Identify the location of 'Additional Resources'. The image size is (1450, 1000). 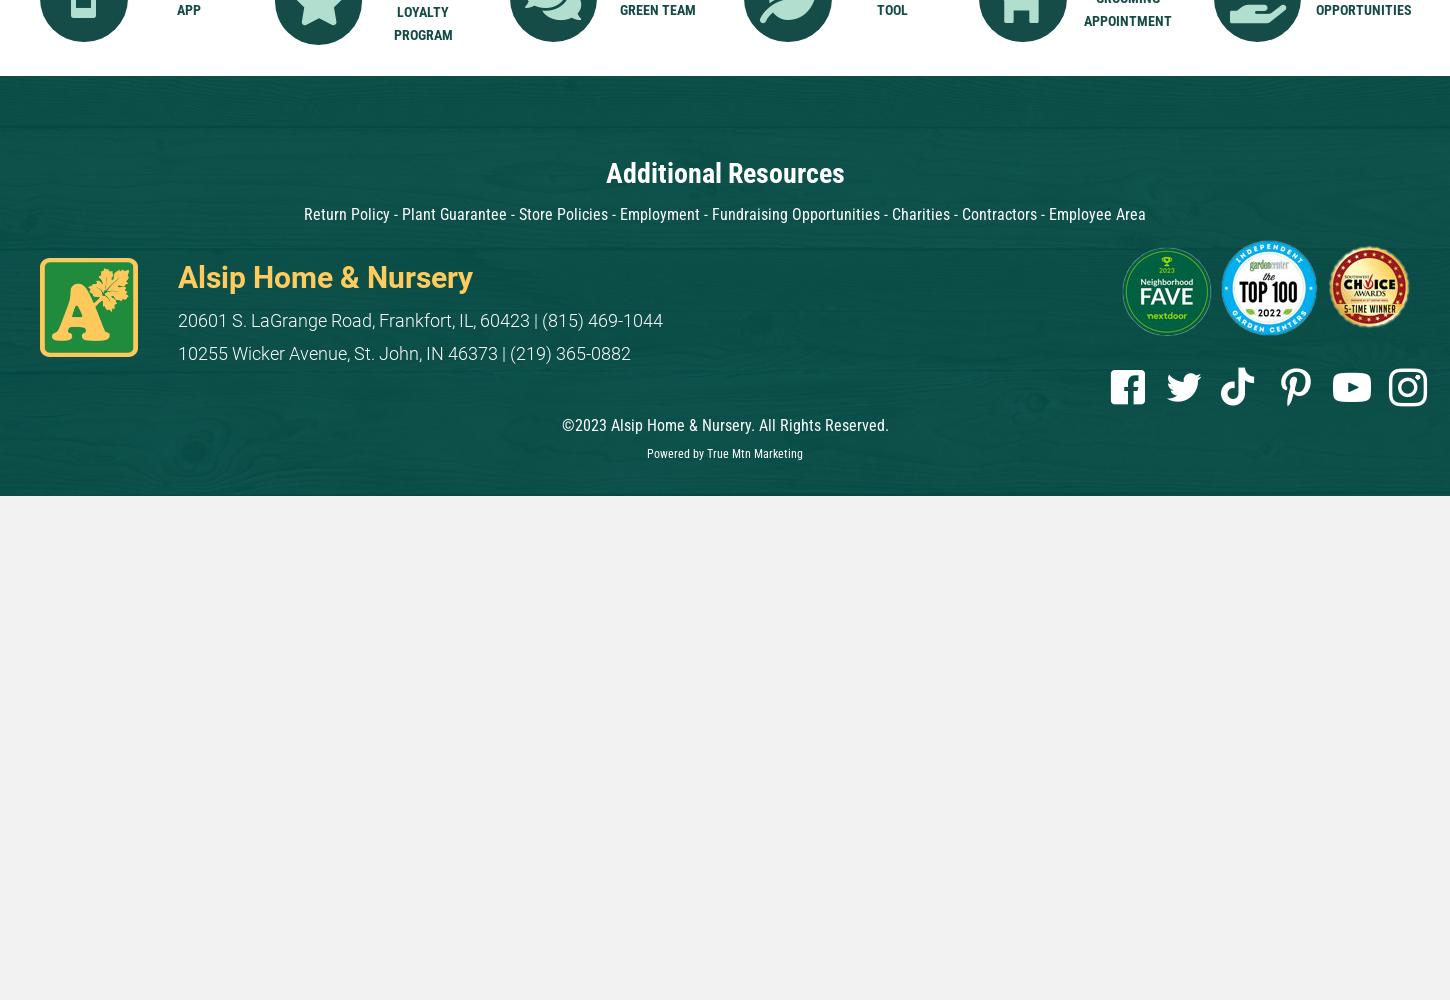
(723, 172).